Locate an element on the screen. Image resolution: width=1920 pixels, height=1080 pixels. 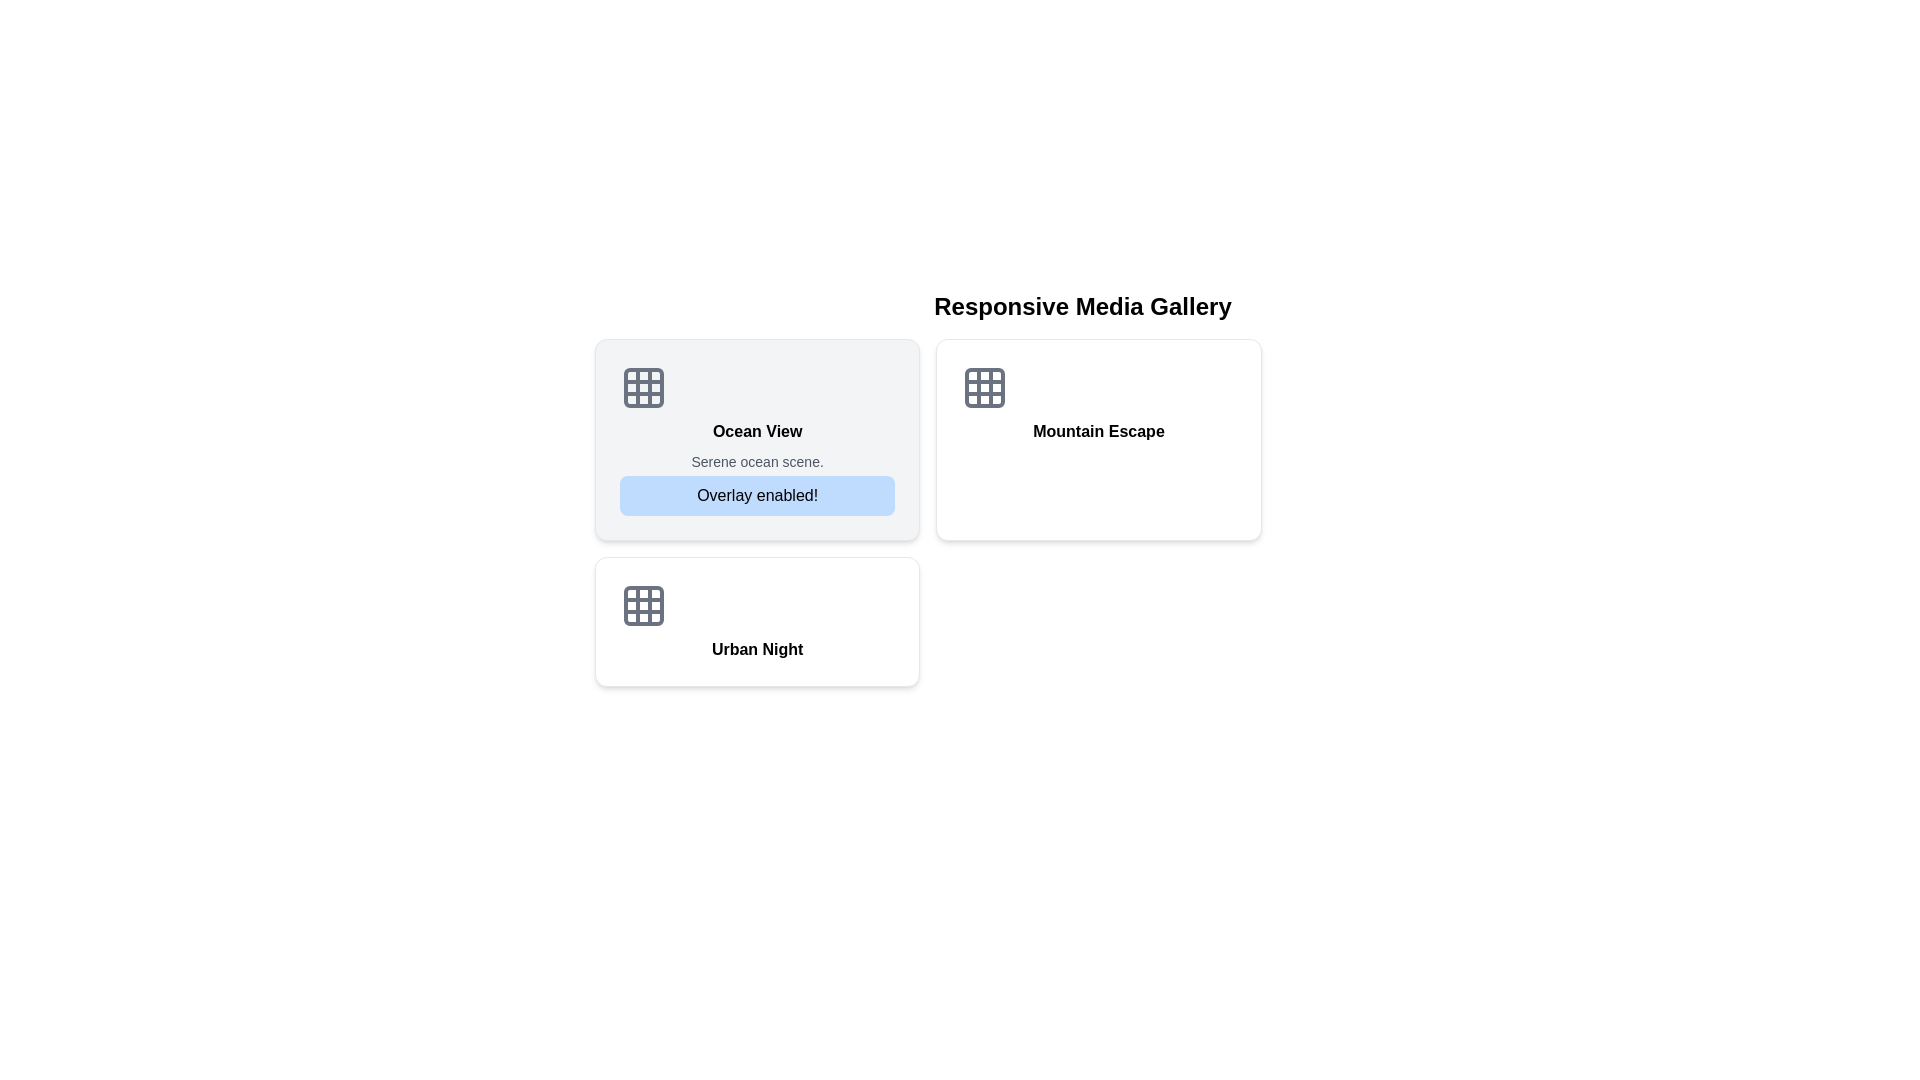
the text label 'Mountain Escape', which is styled with a bold font and located in the second column of a gallery layout, positioned below a grid icon is located at coordinates (1098, 431).